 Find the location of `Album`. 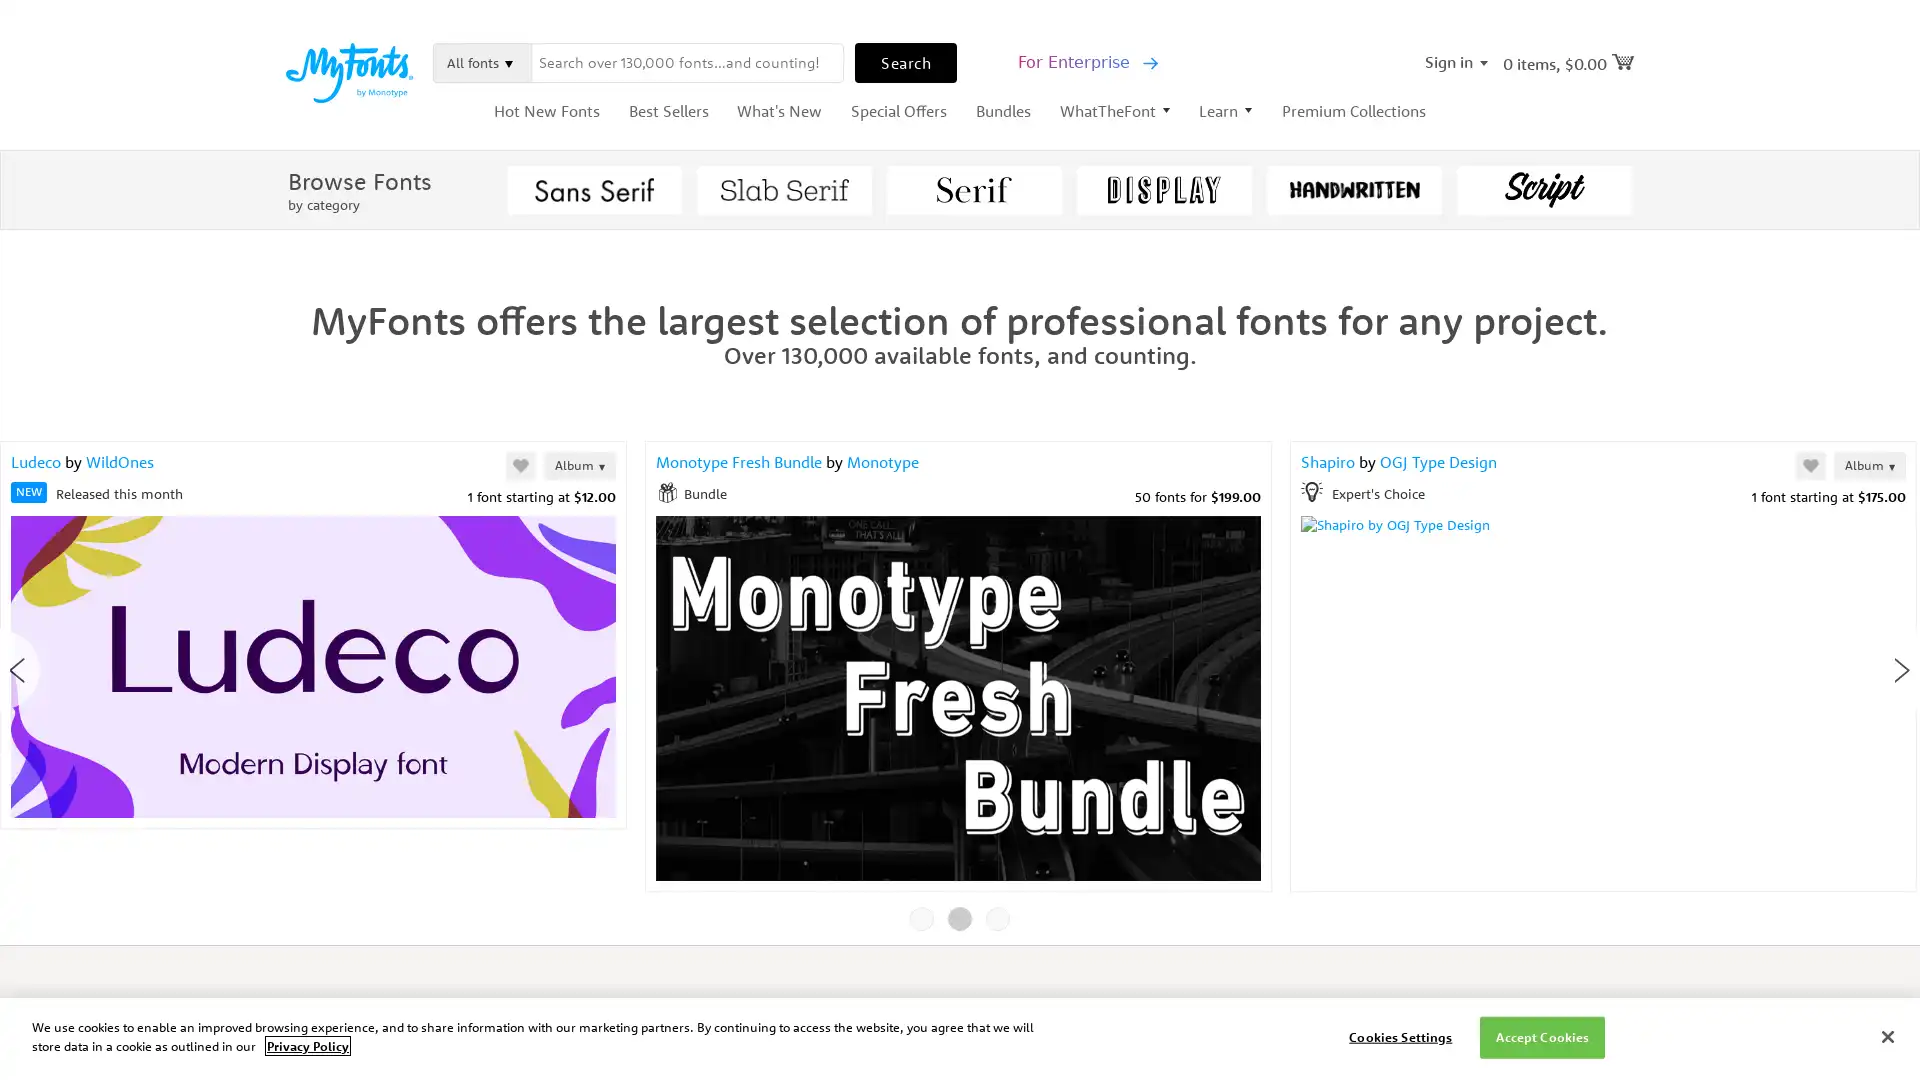

Album is located at coordinates (578, 465).